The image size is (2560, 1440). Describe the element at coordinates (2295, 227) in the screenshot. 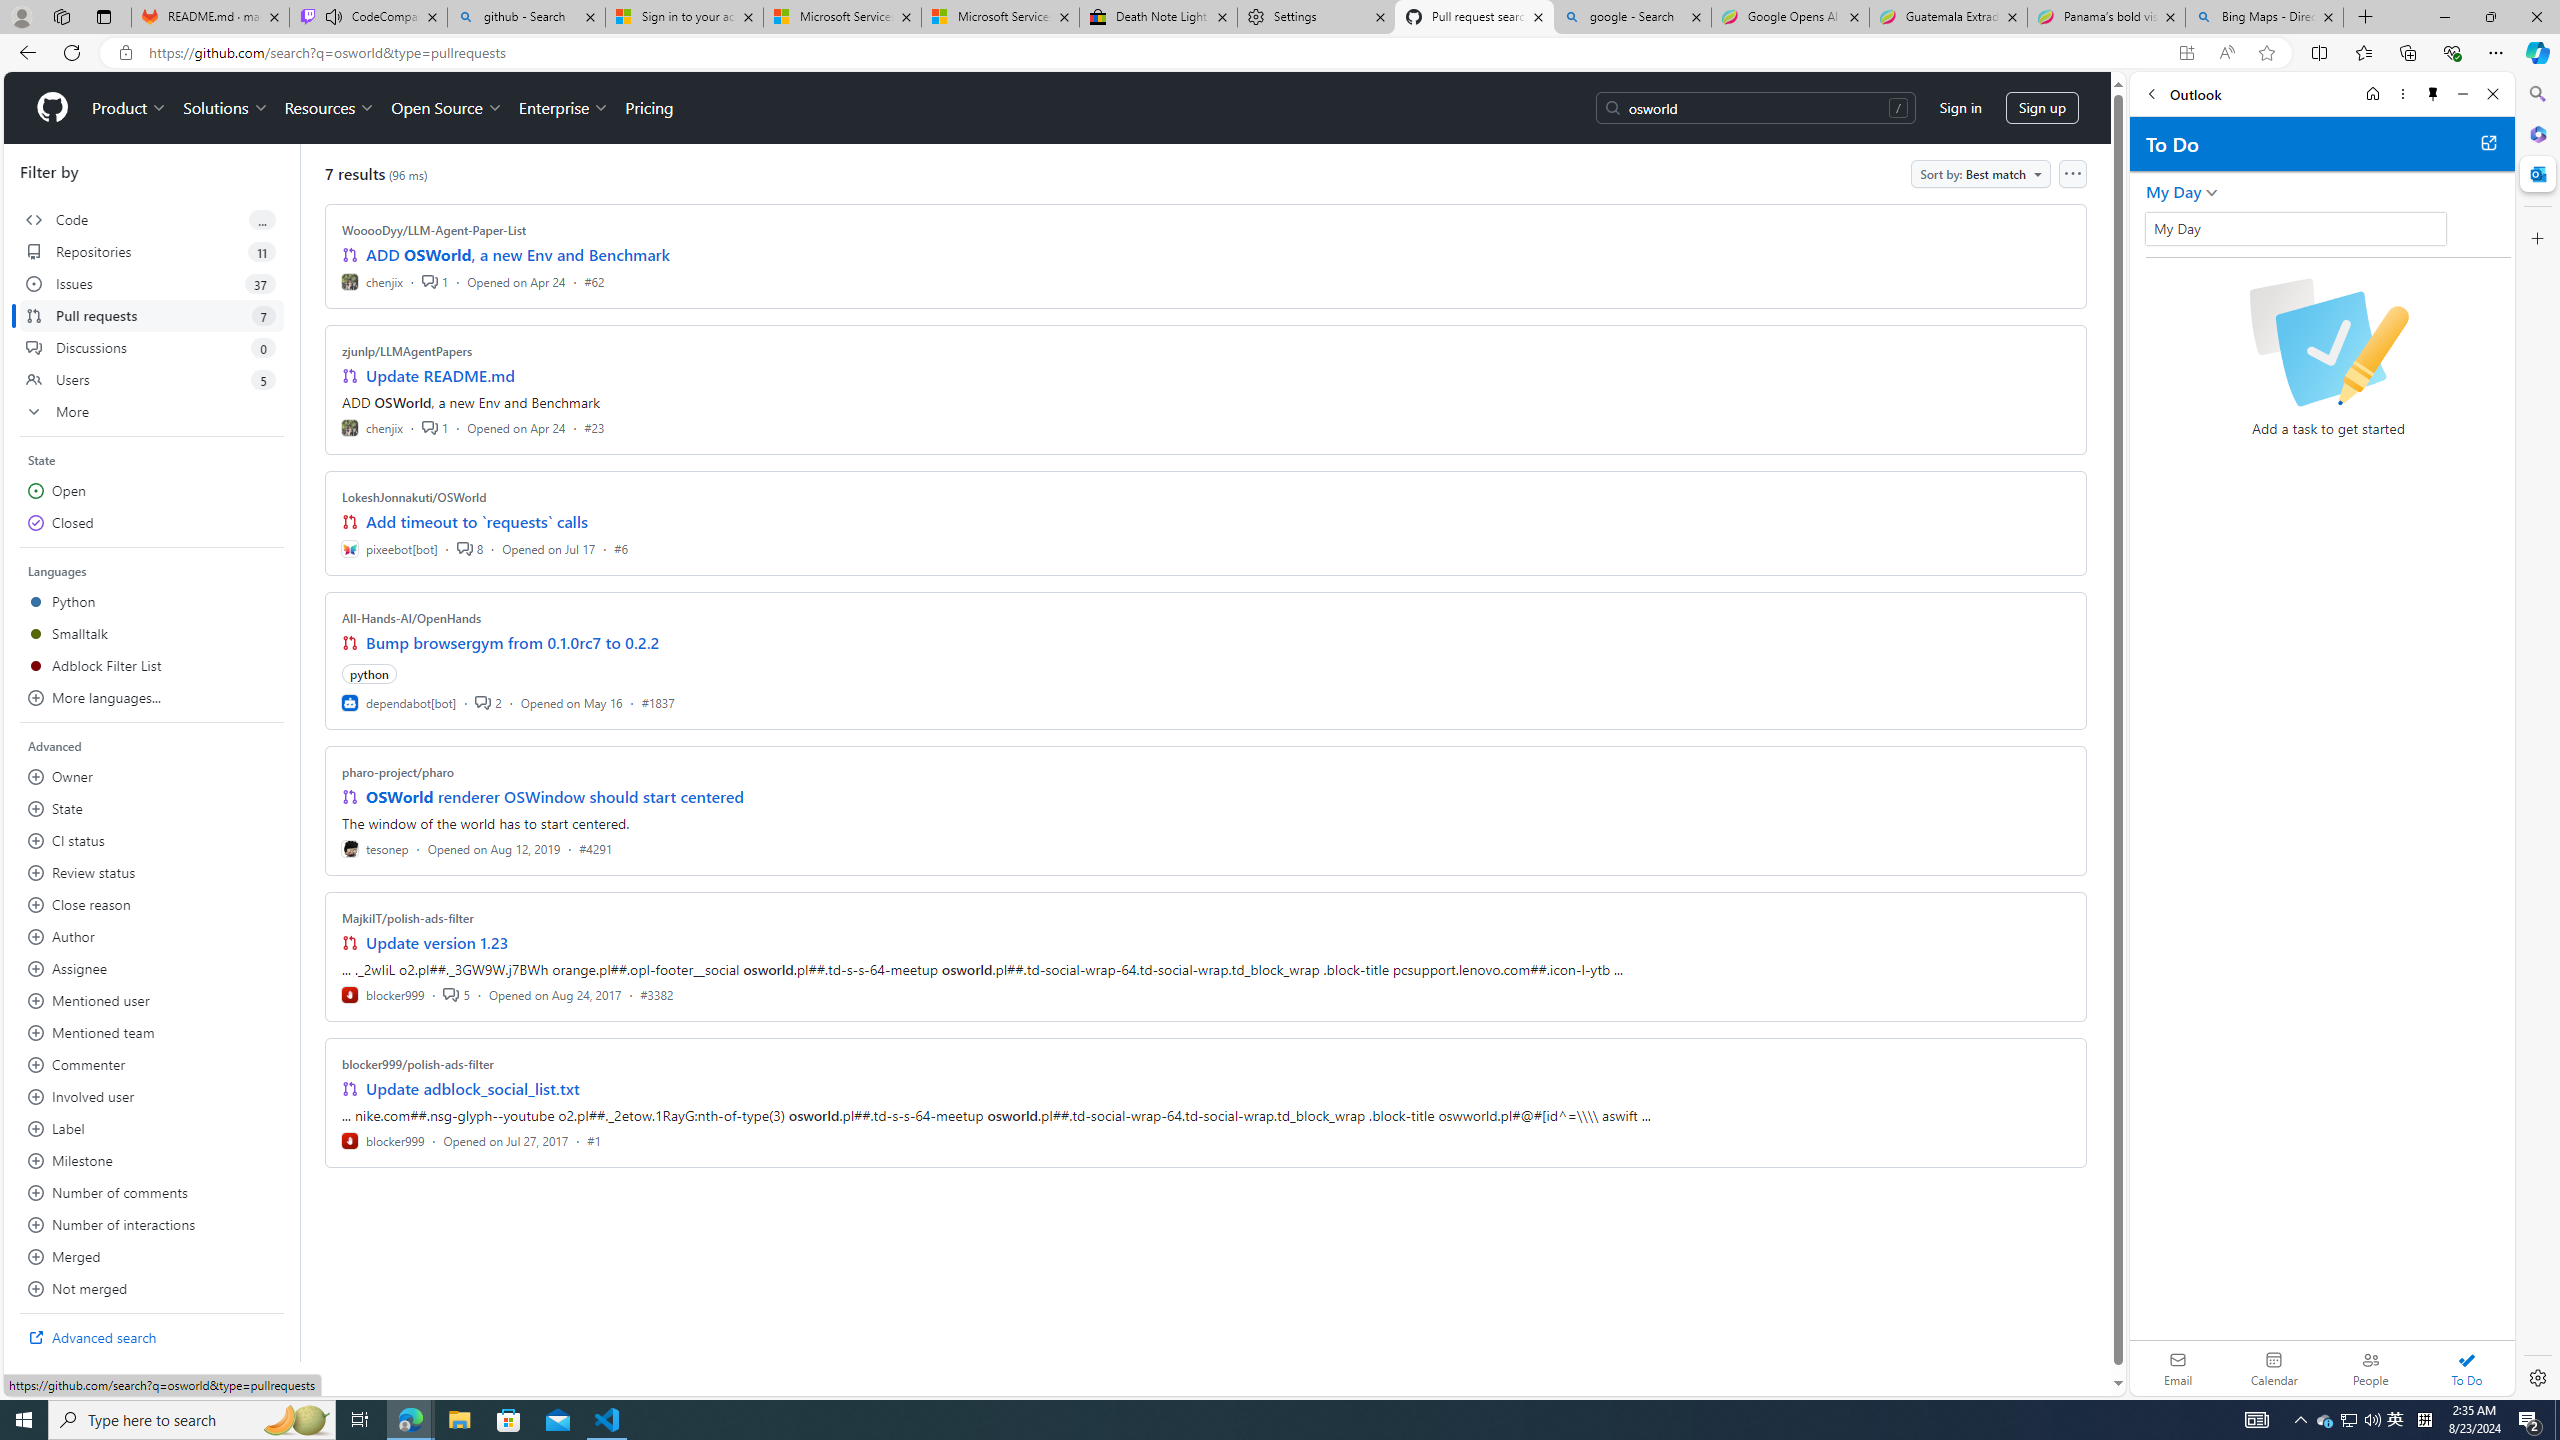

I see `'My Day'` at that location.